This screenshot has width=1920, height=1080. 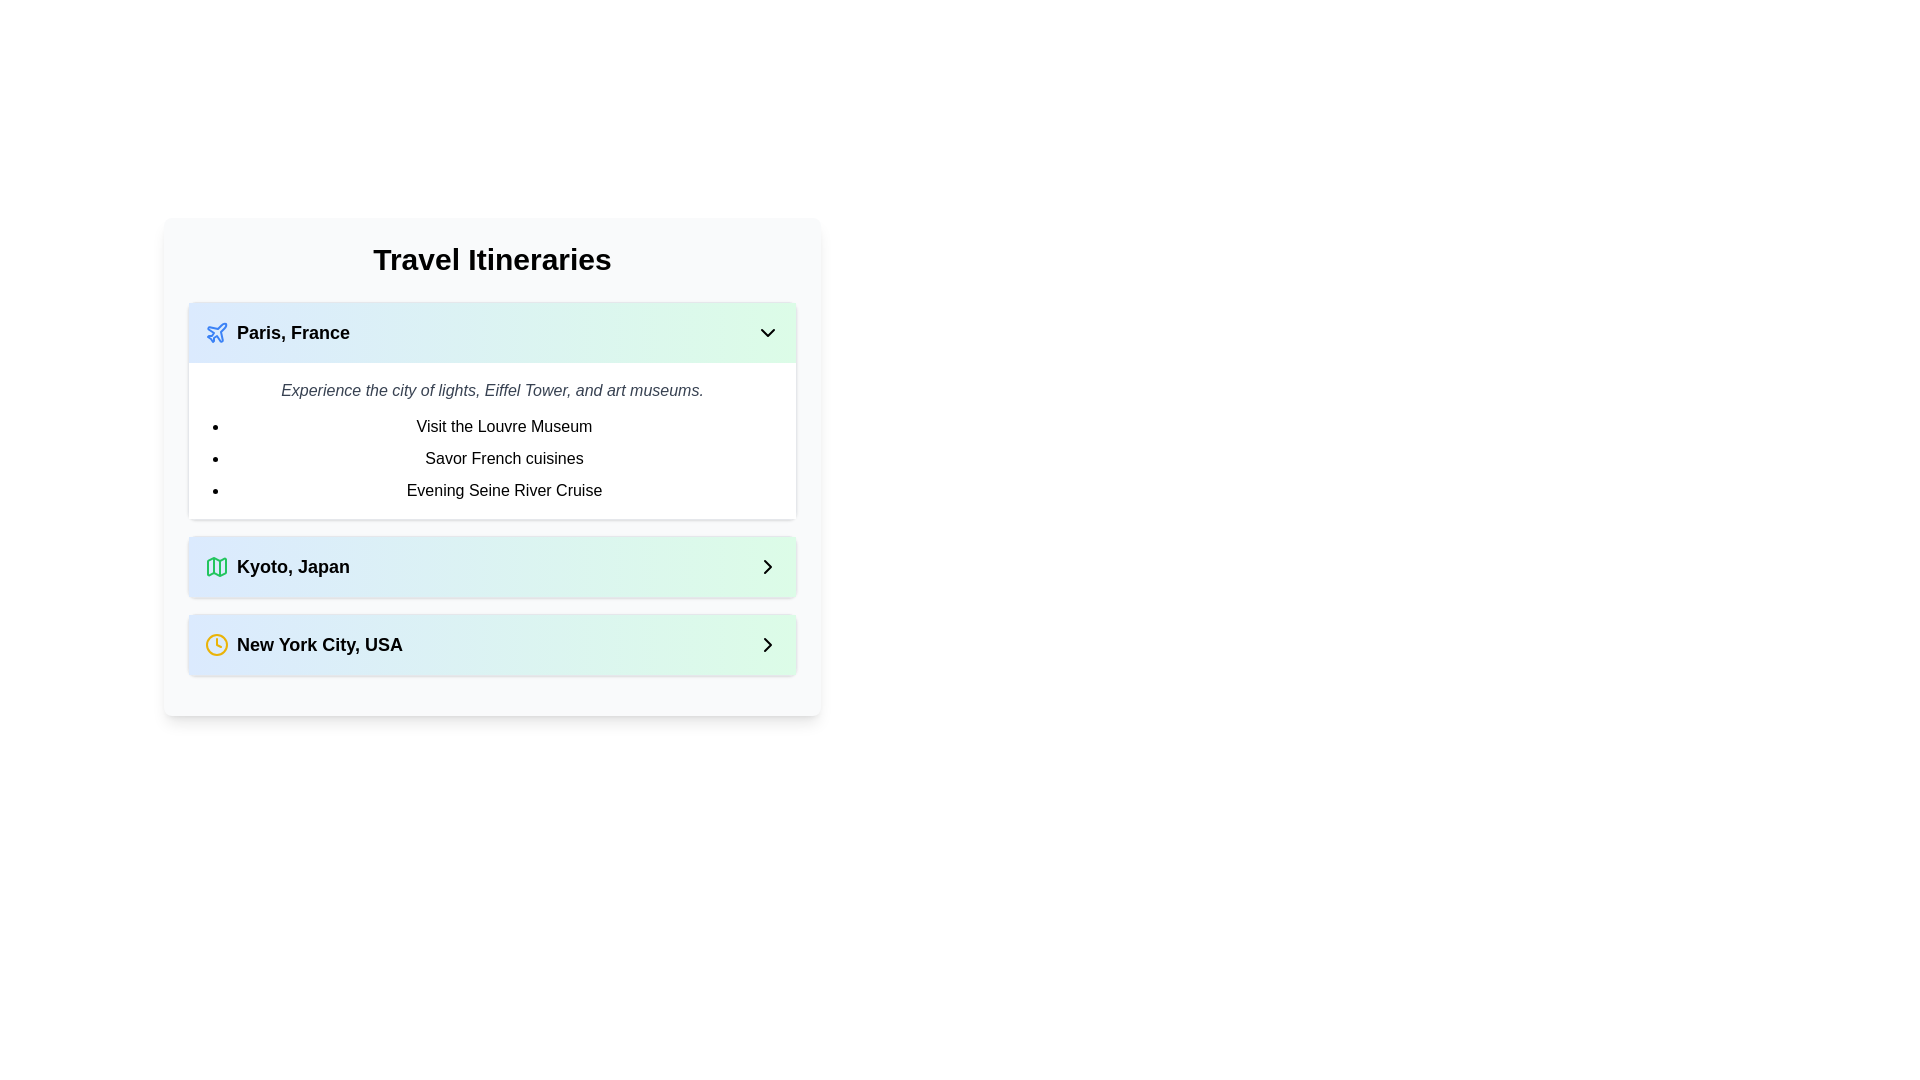 I want to click on the selectable card representing 'New York City, USA', so click(x=492, y=644).